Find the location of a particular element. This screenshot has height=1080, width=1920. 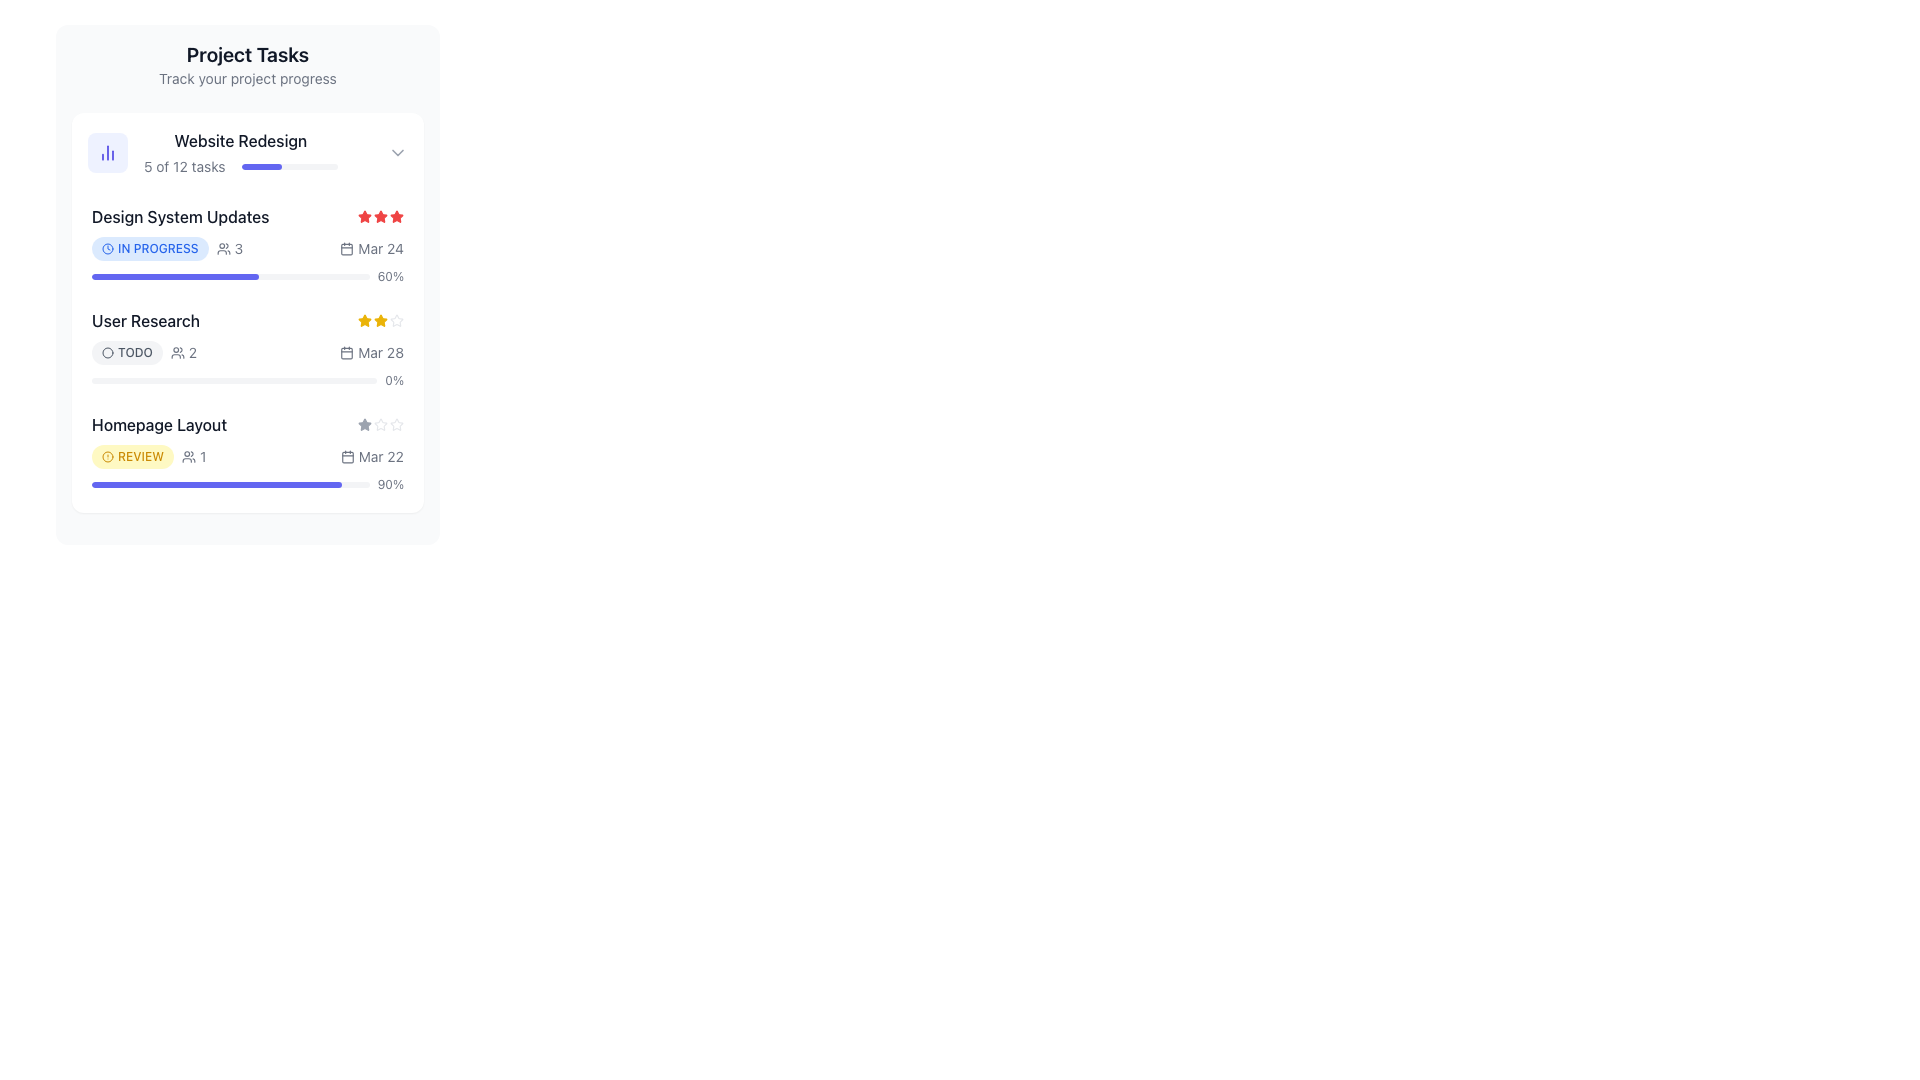

the second yellow star icon in the rating system is located at coordinates (380, 319).